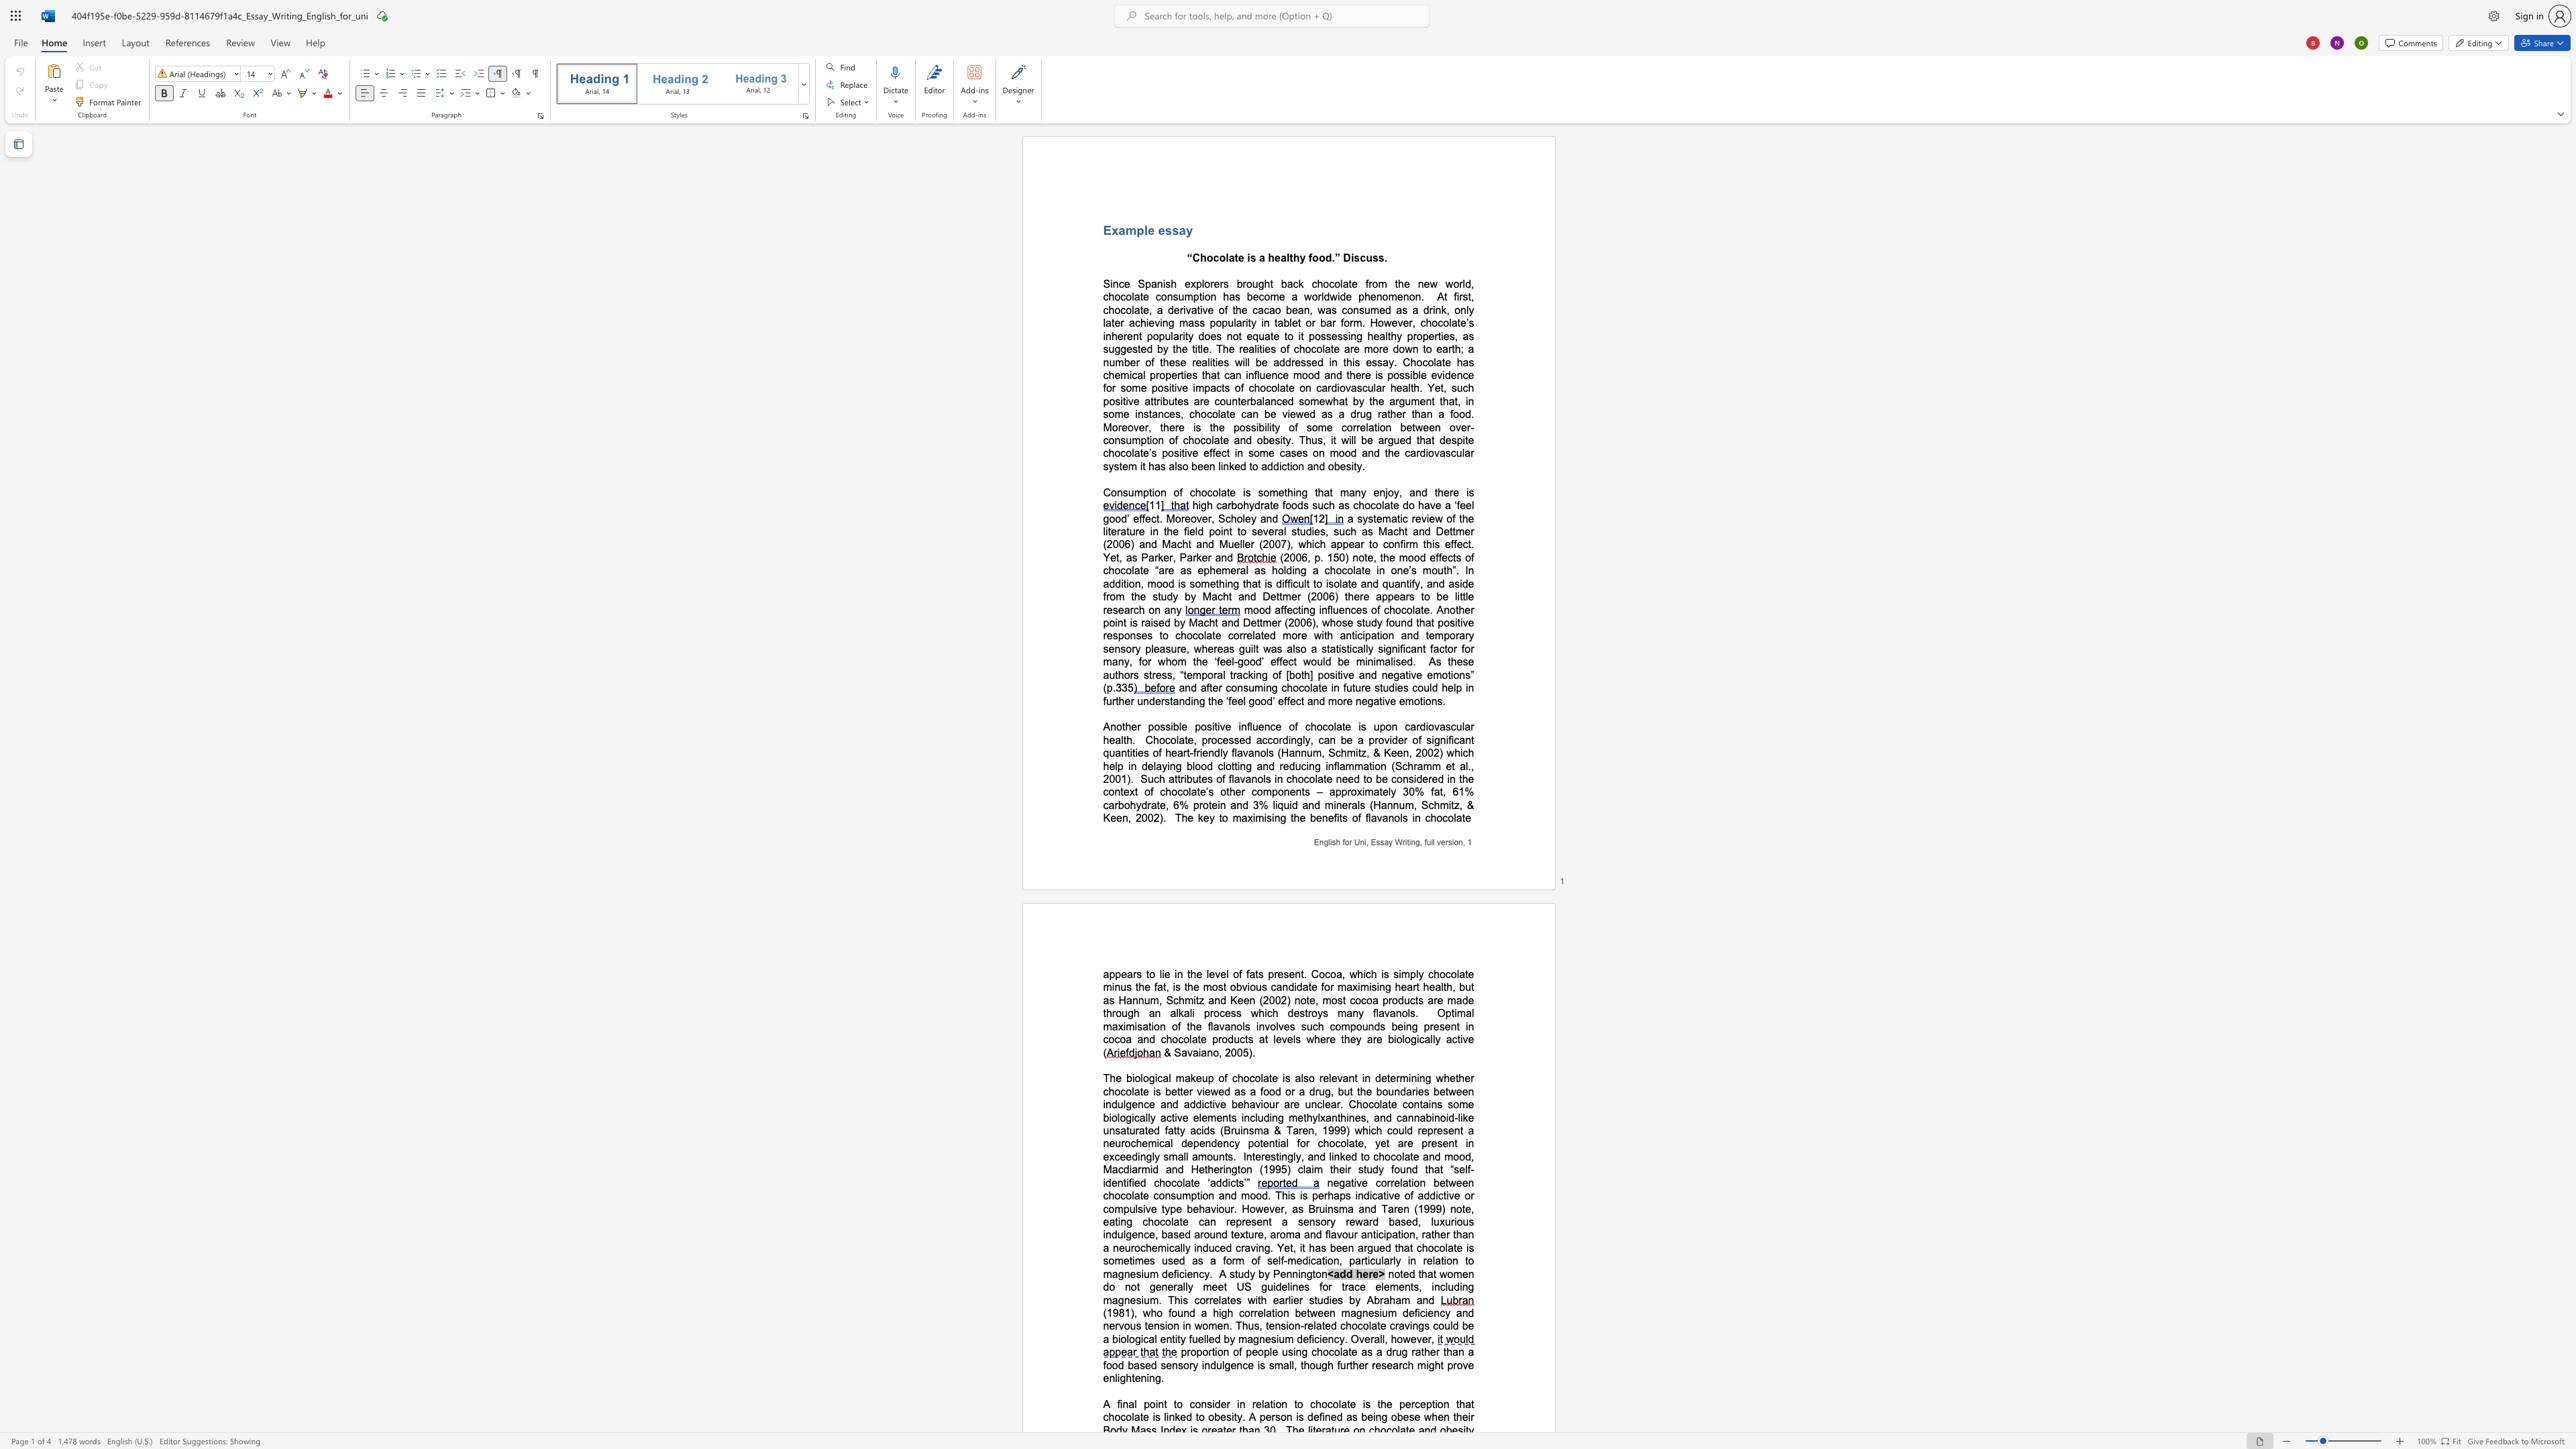 This screenshot has width=2576, height=1449. I want to click on the subset text "er (2006), whose study found that posit" within the text "mood affecting influences of chocolate. Another point is raised by Macht and Dettmer (2006), whose study found that positive responses to chocolate correlated more with anticipation and temporary sensory pleasure,", so click(1271, 623).